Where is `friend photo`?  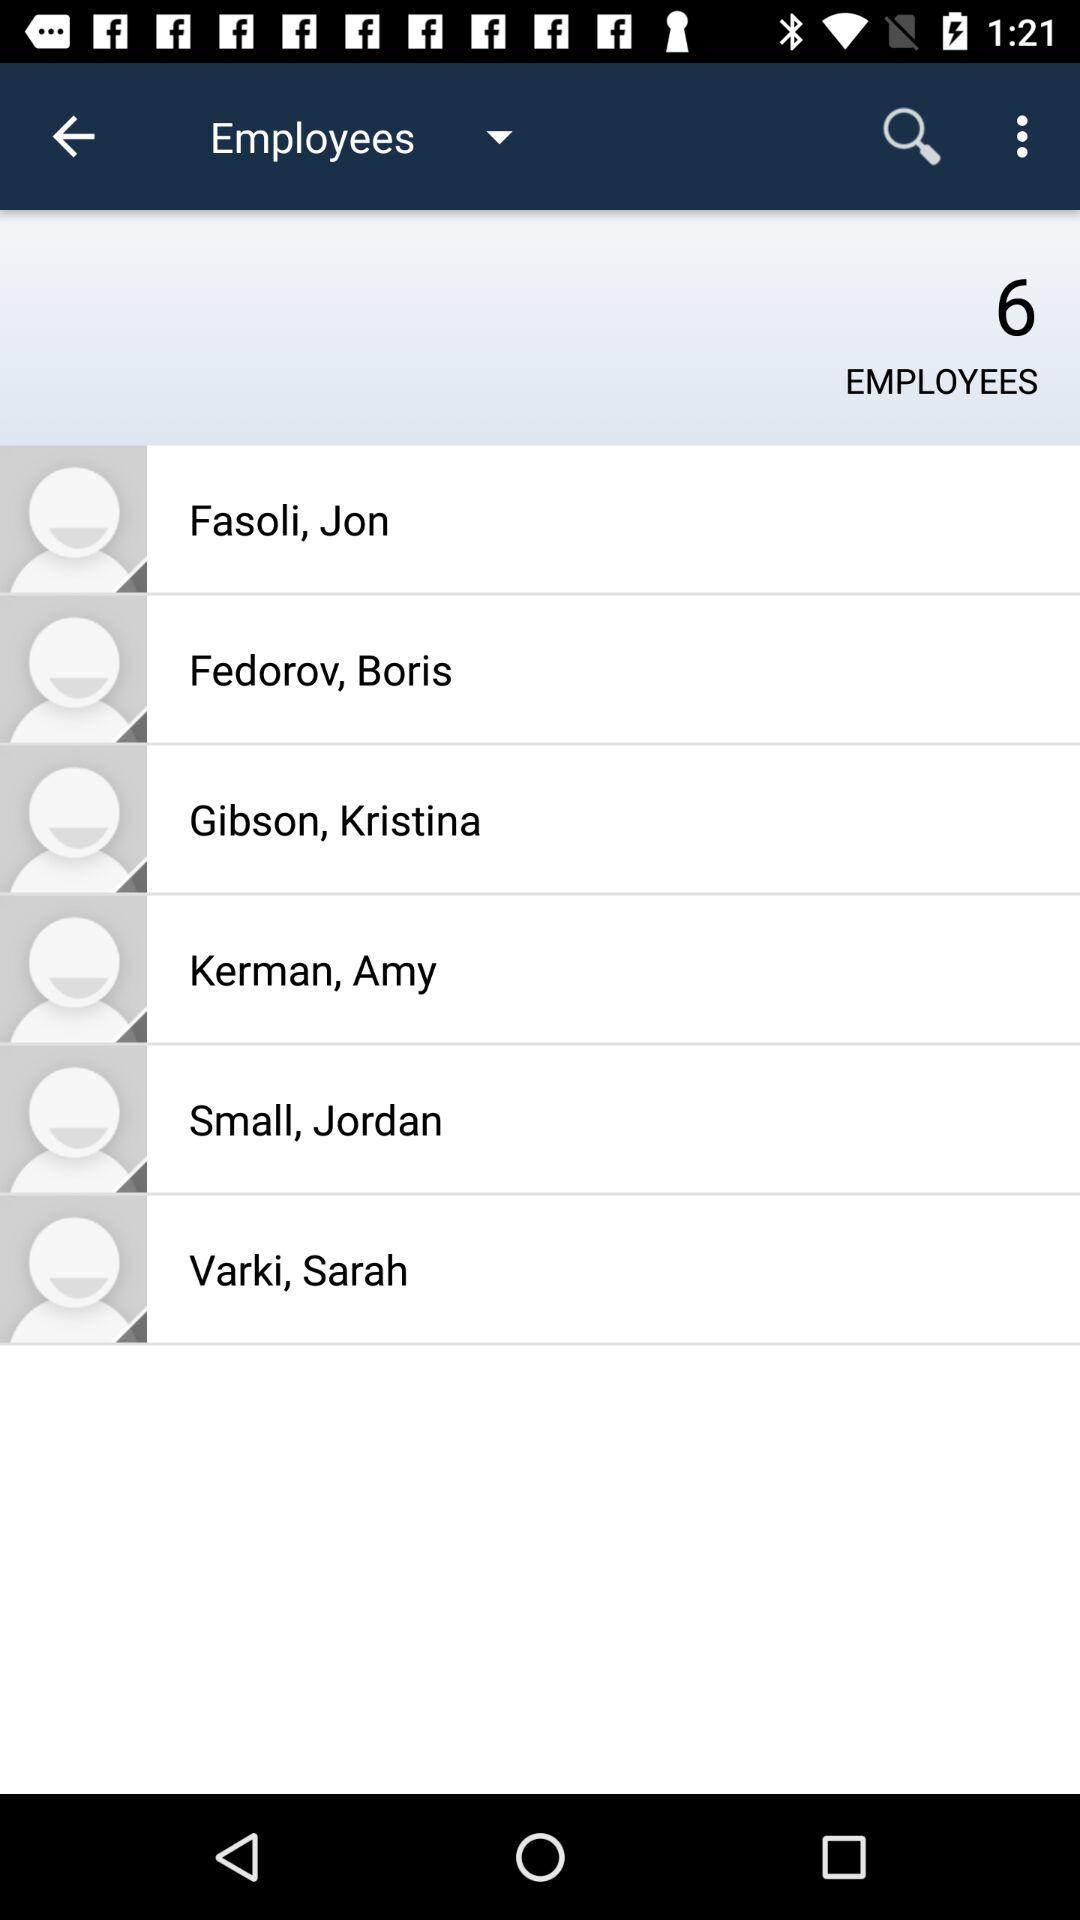
friend photo is located at coordinates (72, 819).